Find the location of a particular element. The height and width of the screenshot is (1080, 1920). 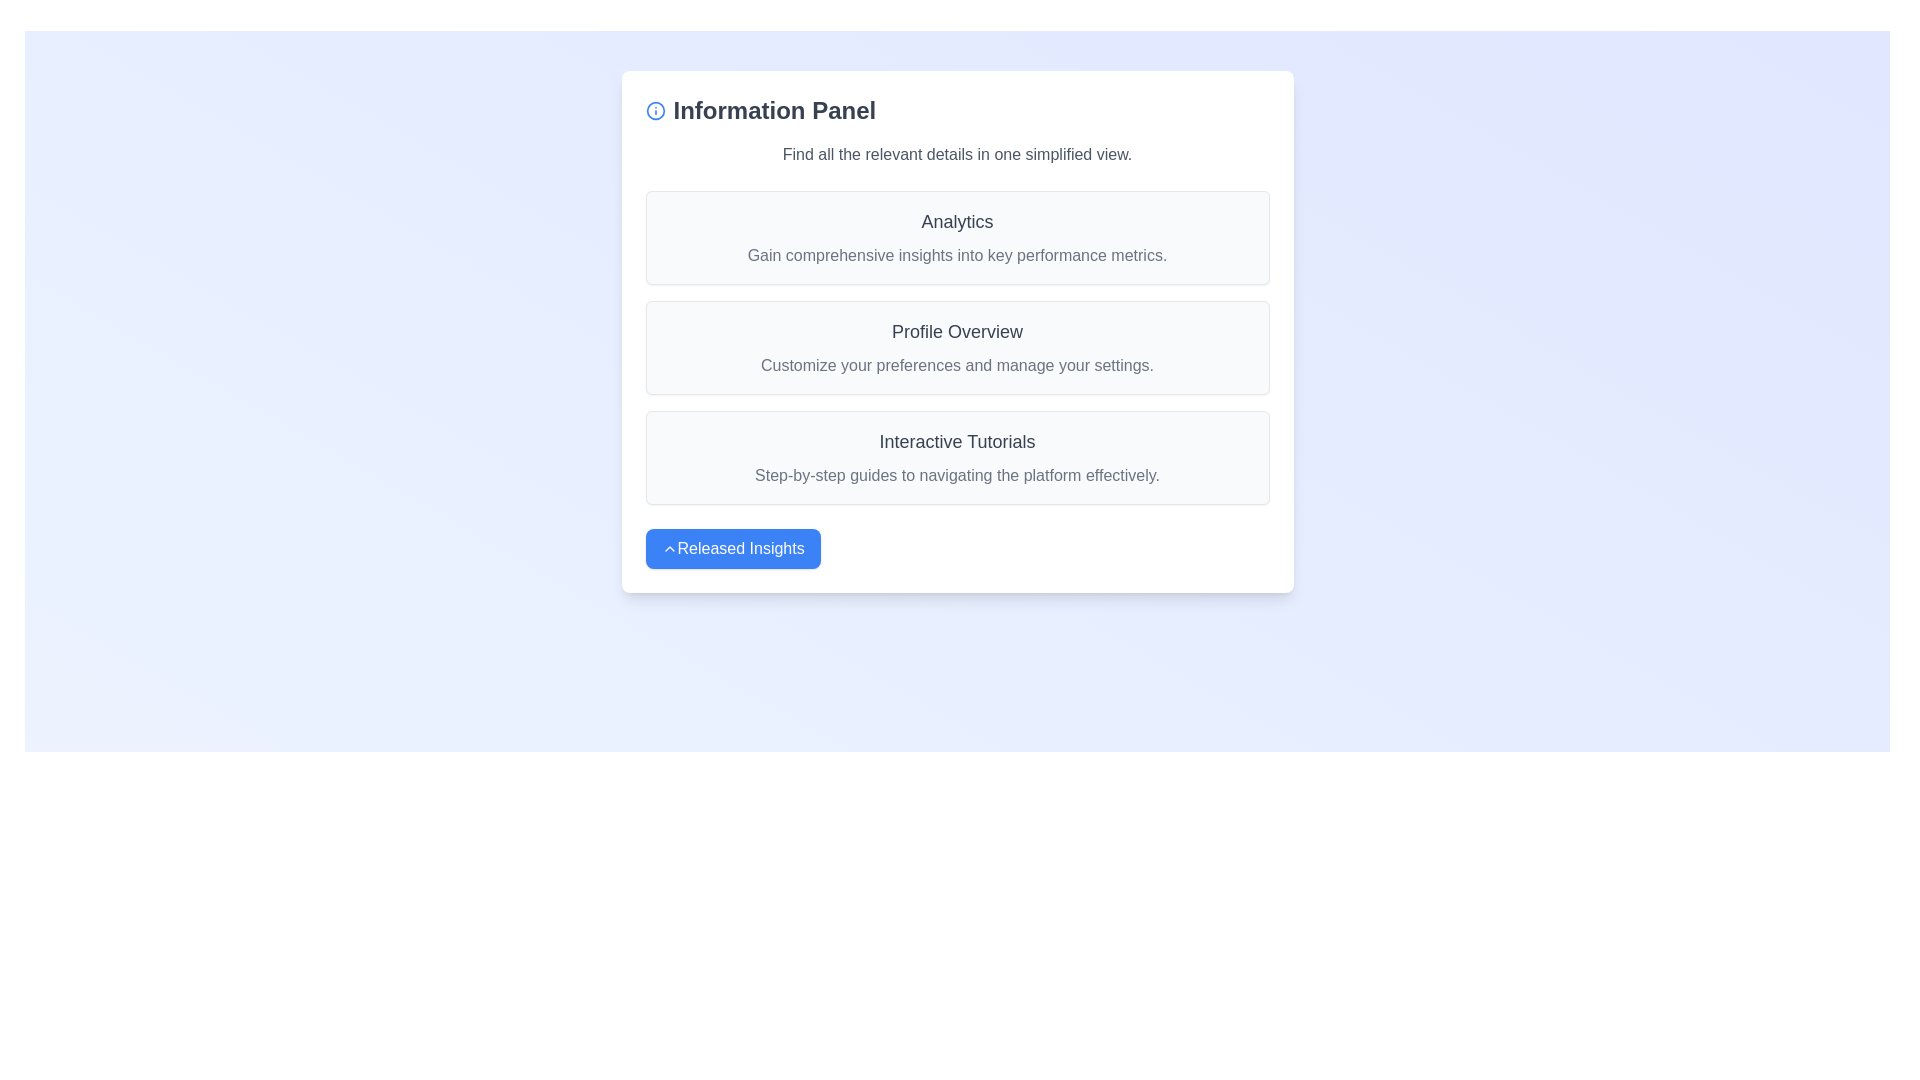

descriptive text label located under the 'Information Panel' title and above the 'Analytics' section to understand the context is located at coordinates (956, 153).